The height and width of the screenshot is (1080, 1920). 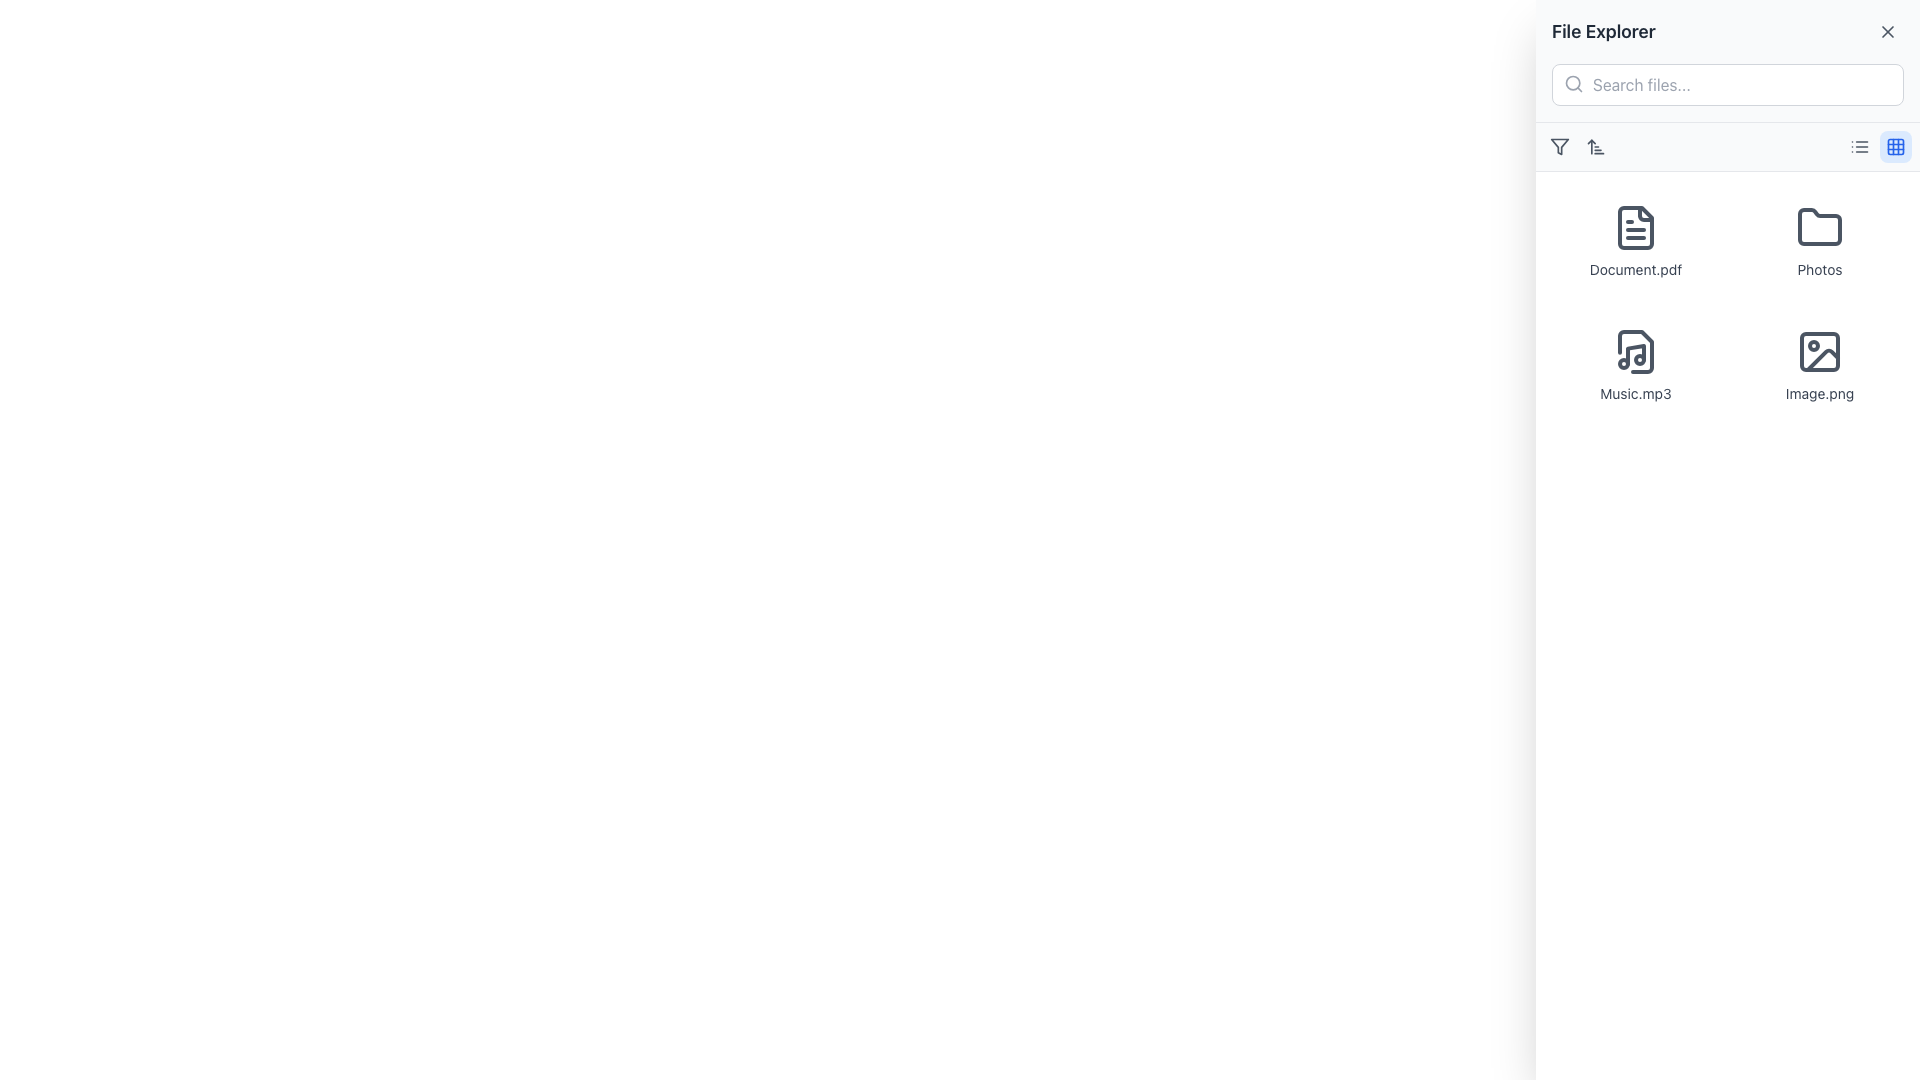 What do you see at coordinates (1559, 145) in the screenshot?
I see `the filter icon located in the top-right corner of the interface, part of a toolbar containing other action icons` at bounding box center [1559, 145].